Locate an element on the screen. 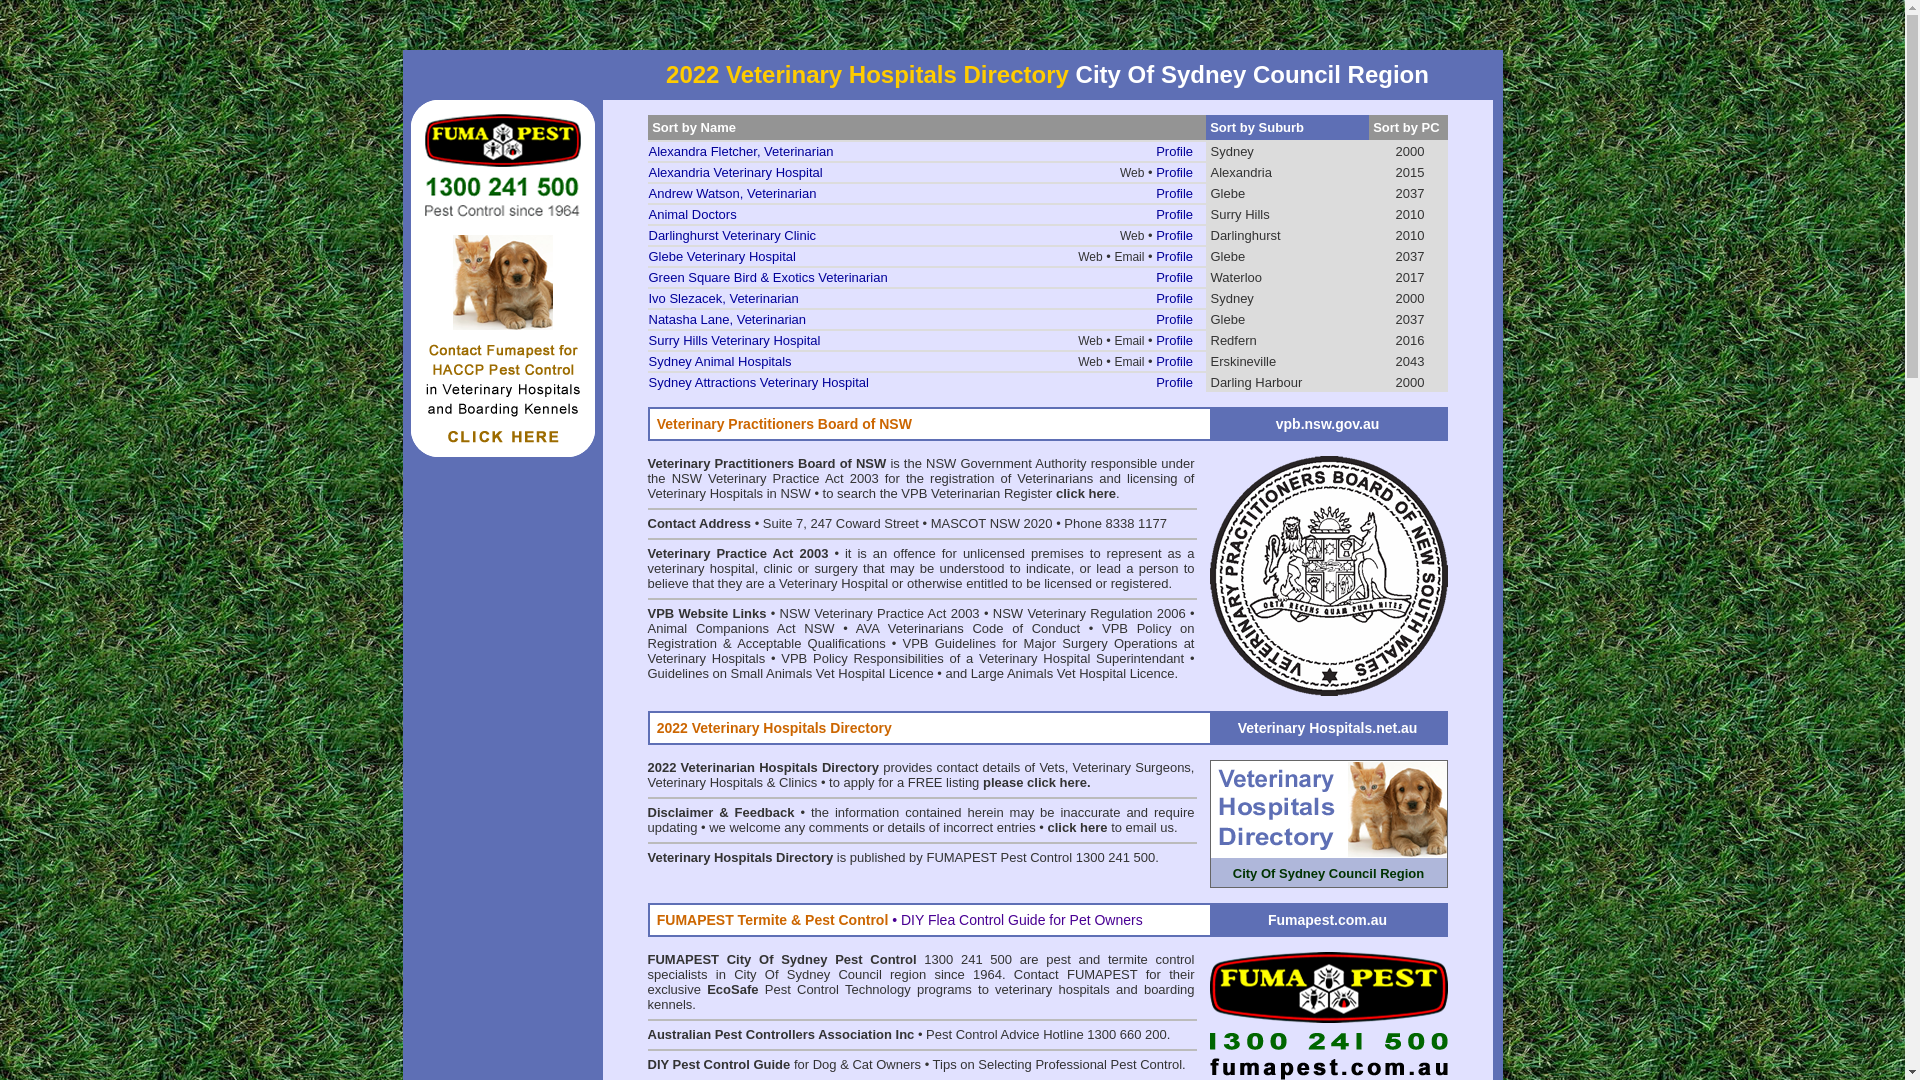 The image size is (1920, 1080). 'Sort by Name' is located at coordinates (694, 127).